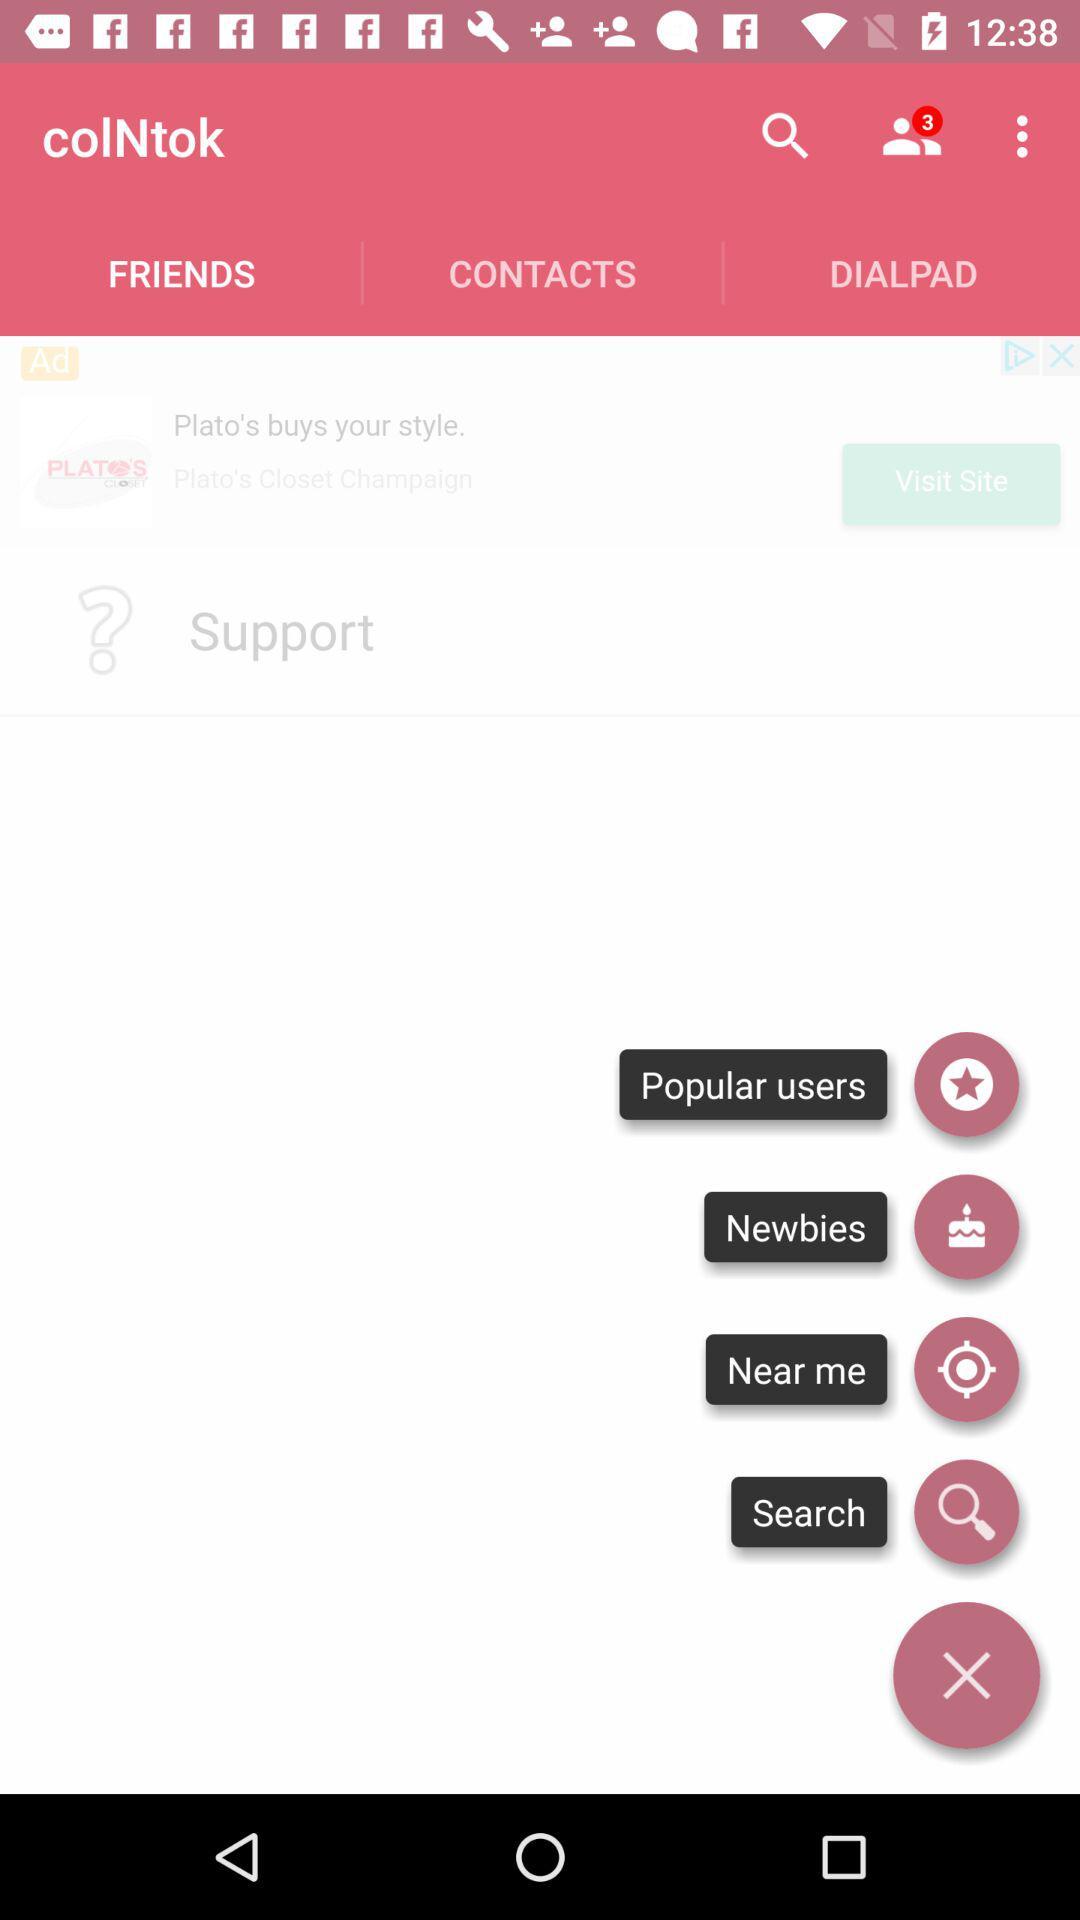 The height and width of the screenshot is (1920, 1080). What do you see at coordinates (965, 1083) in the screenshot?
I see `icon to the right of the popular users` at bounding box center [965, 1083].